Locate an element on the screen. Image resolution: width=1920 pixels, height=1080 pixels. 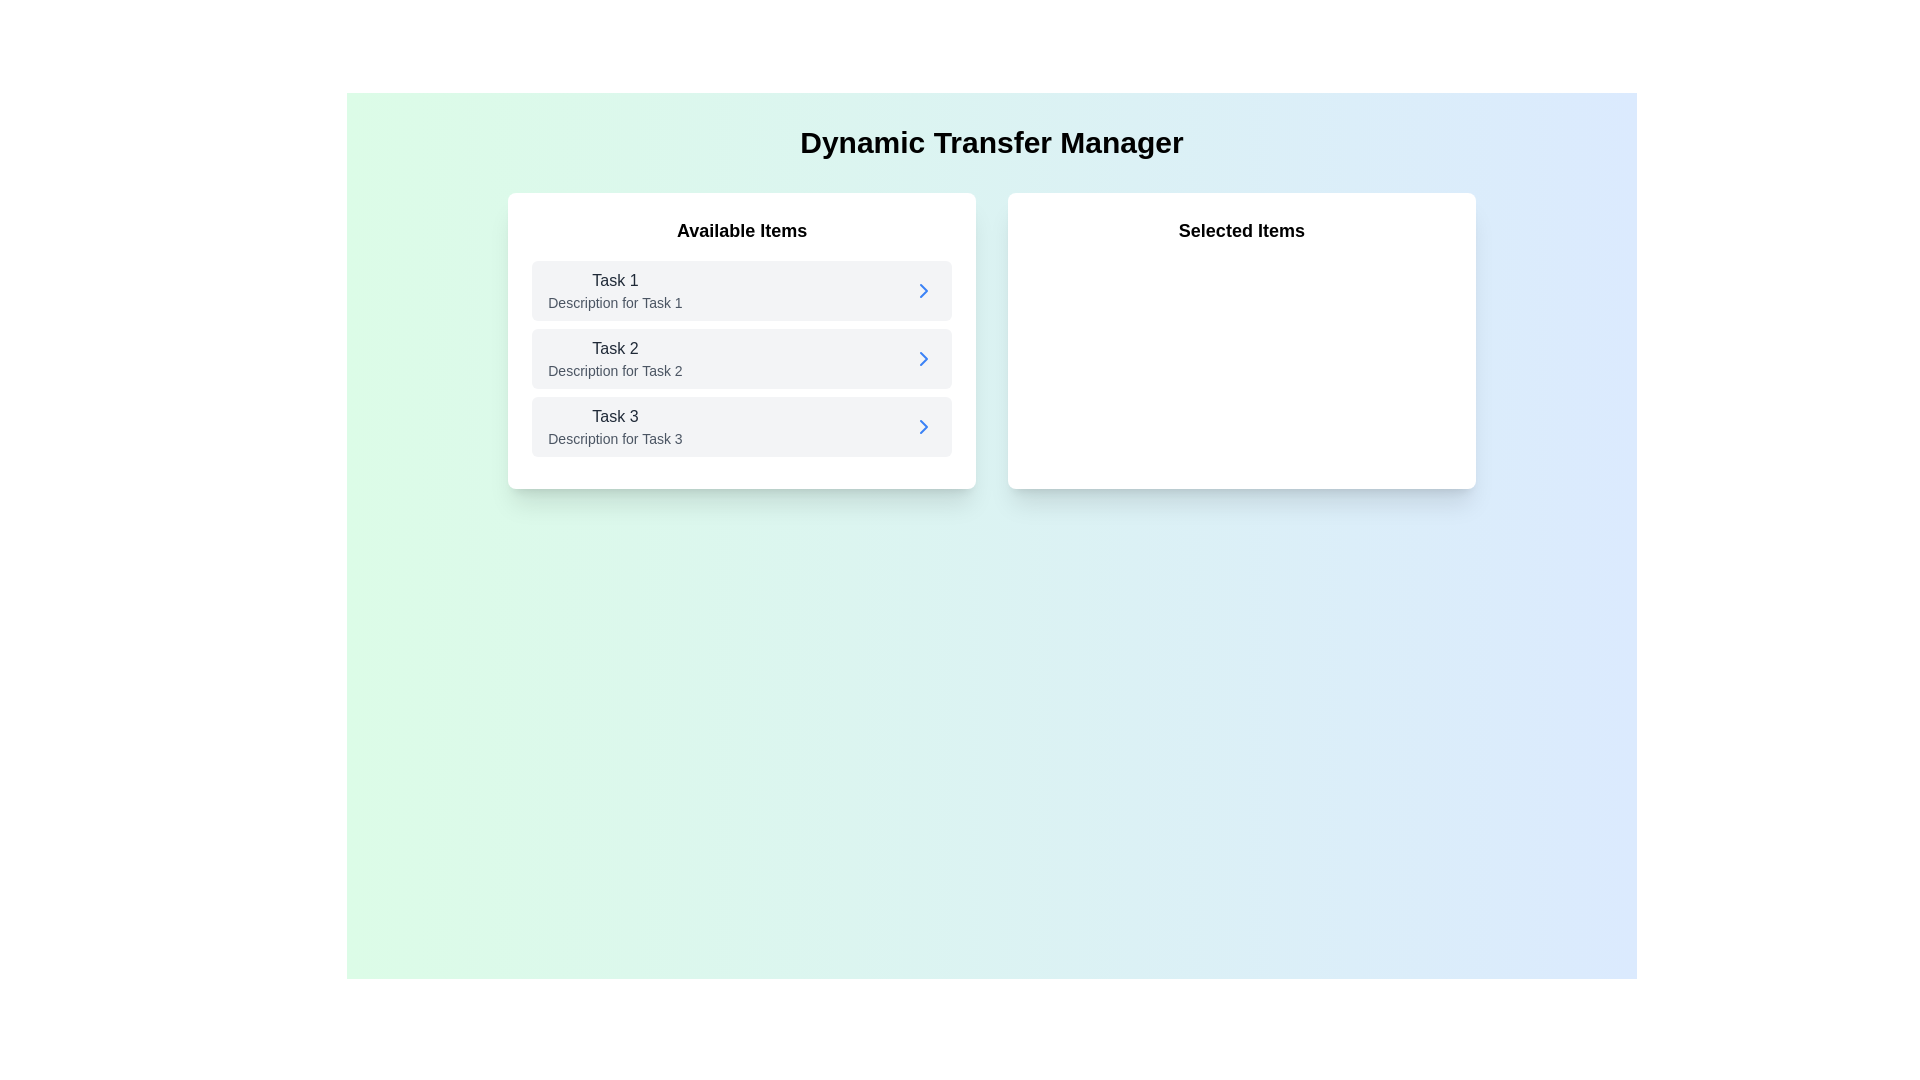
the rightward-pointing chevron icon button in the 'Available Items' section, aligned with 'Task 2' is located at coordinates (923, 357).